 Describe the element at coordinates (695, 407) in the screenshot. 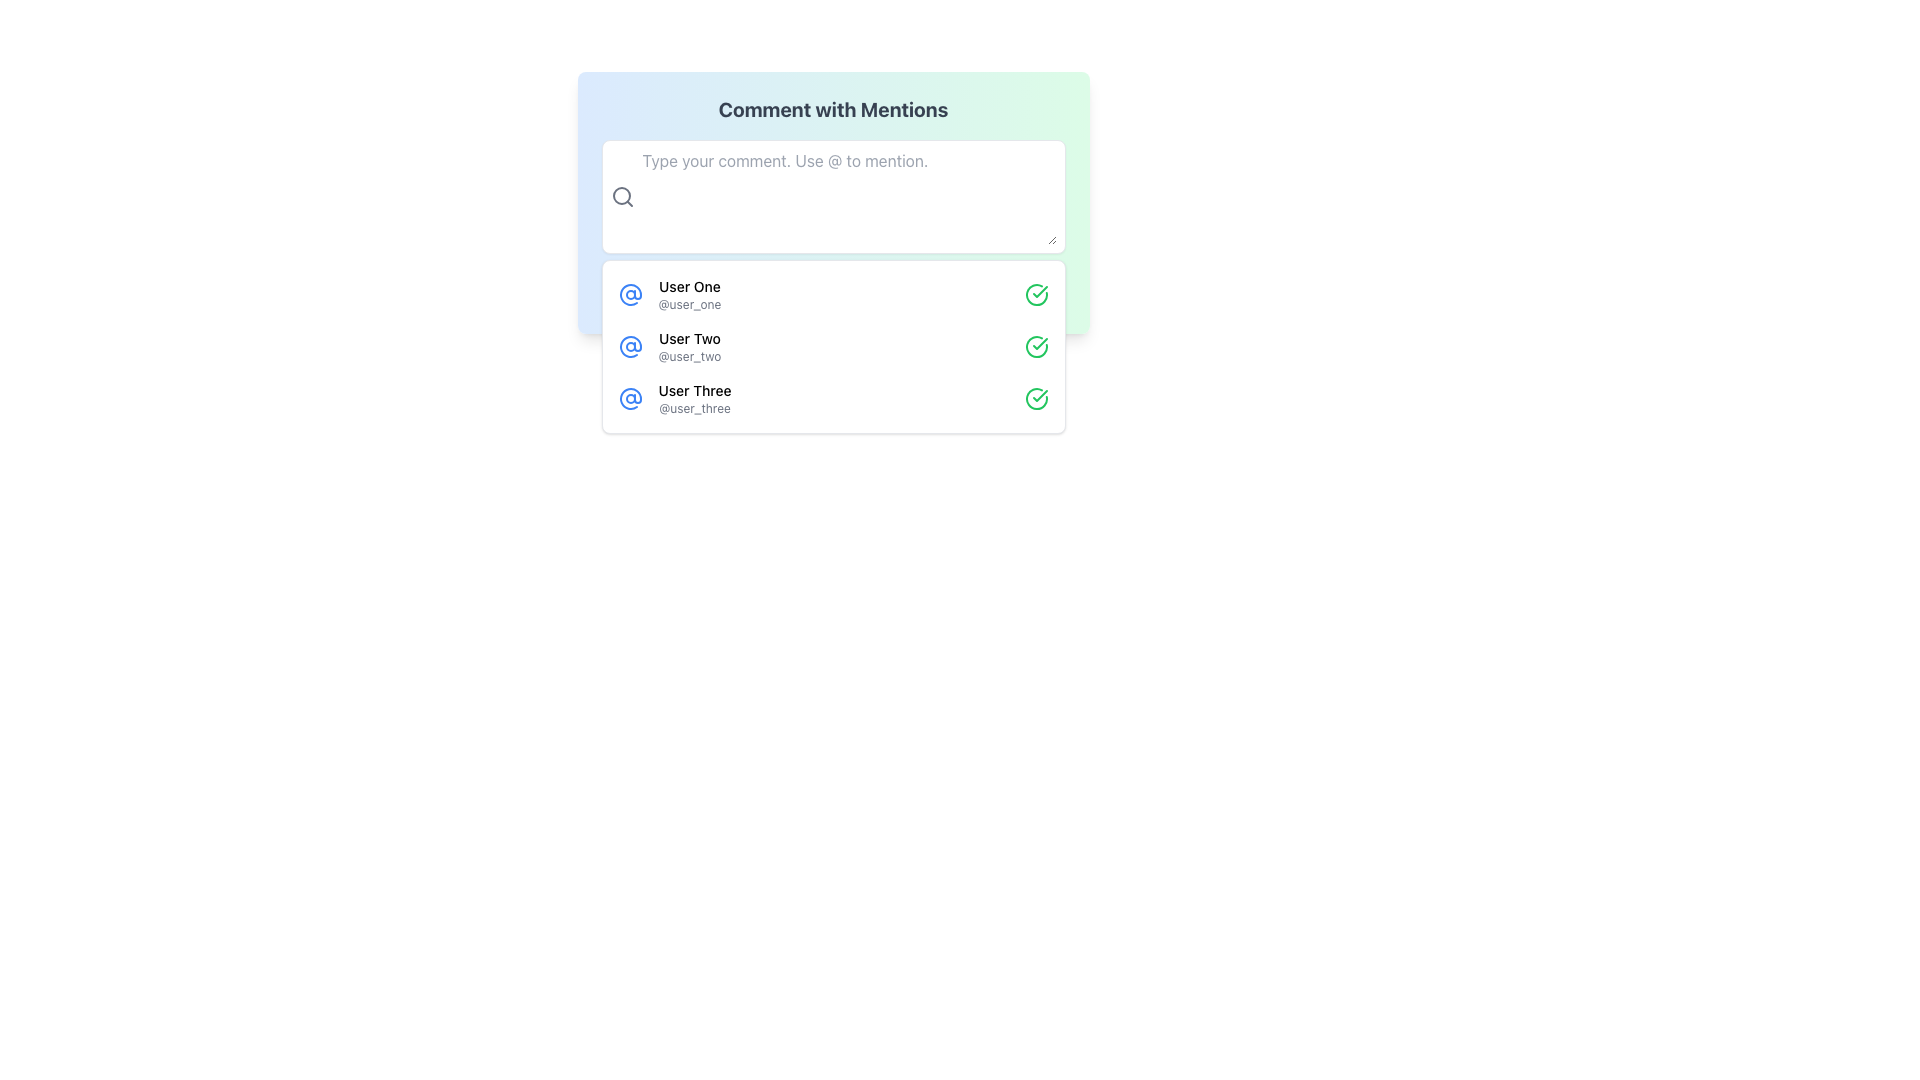

I see `the text label displaying the unique handle for 'User Three', which is located below the search input field in a comment mentioning interface` at that location.